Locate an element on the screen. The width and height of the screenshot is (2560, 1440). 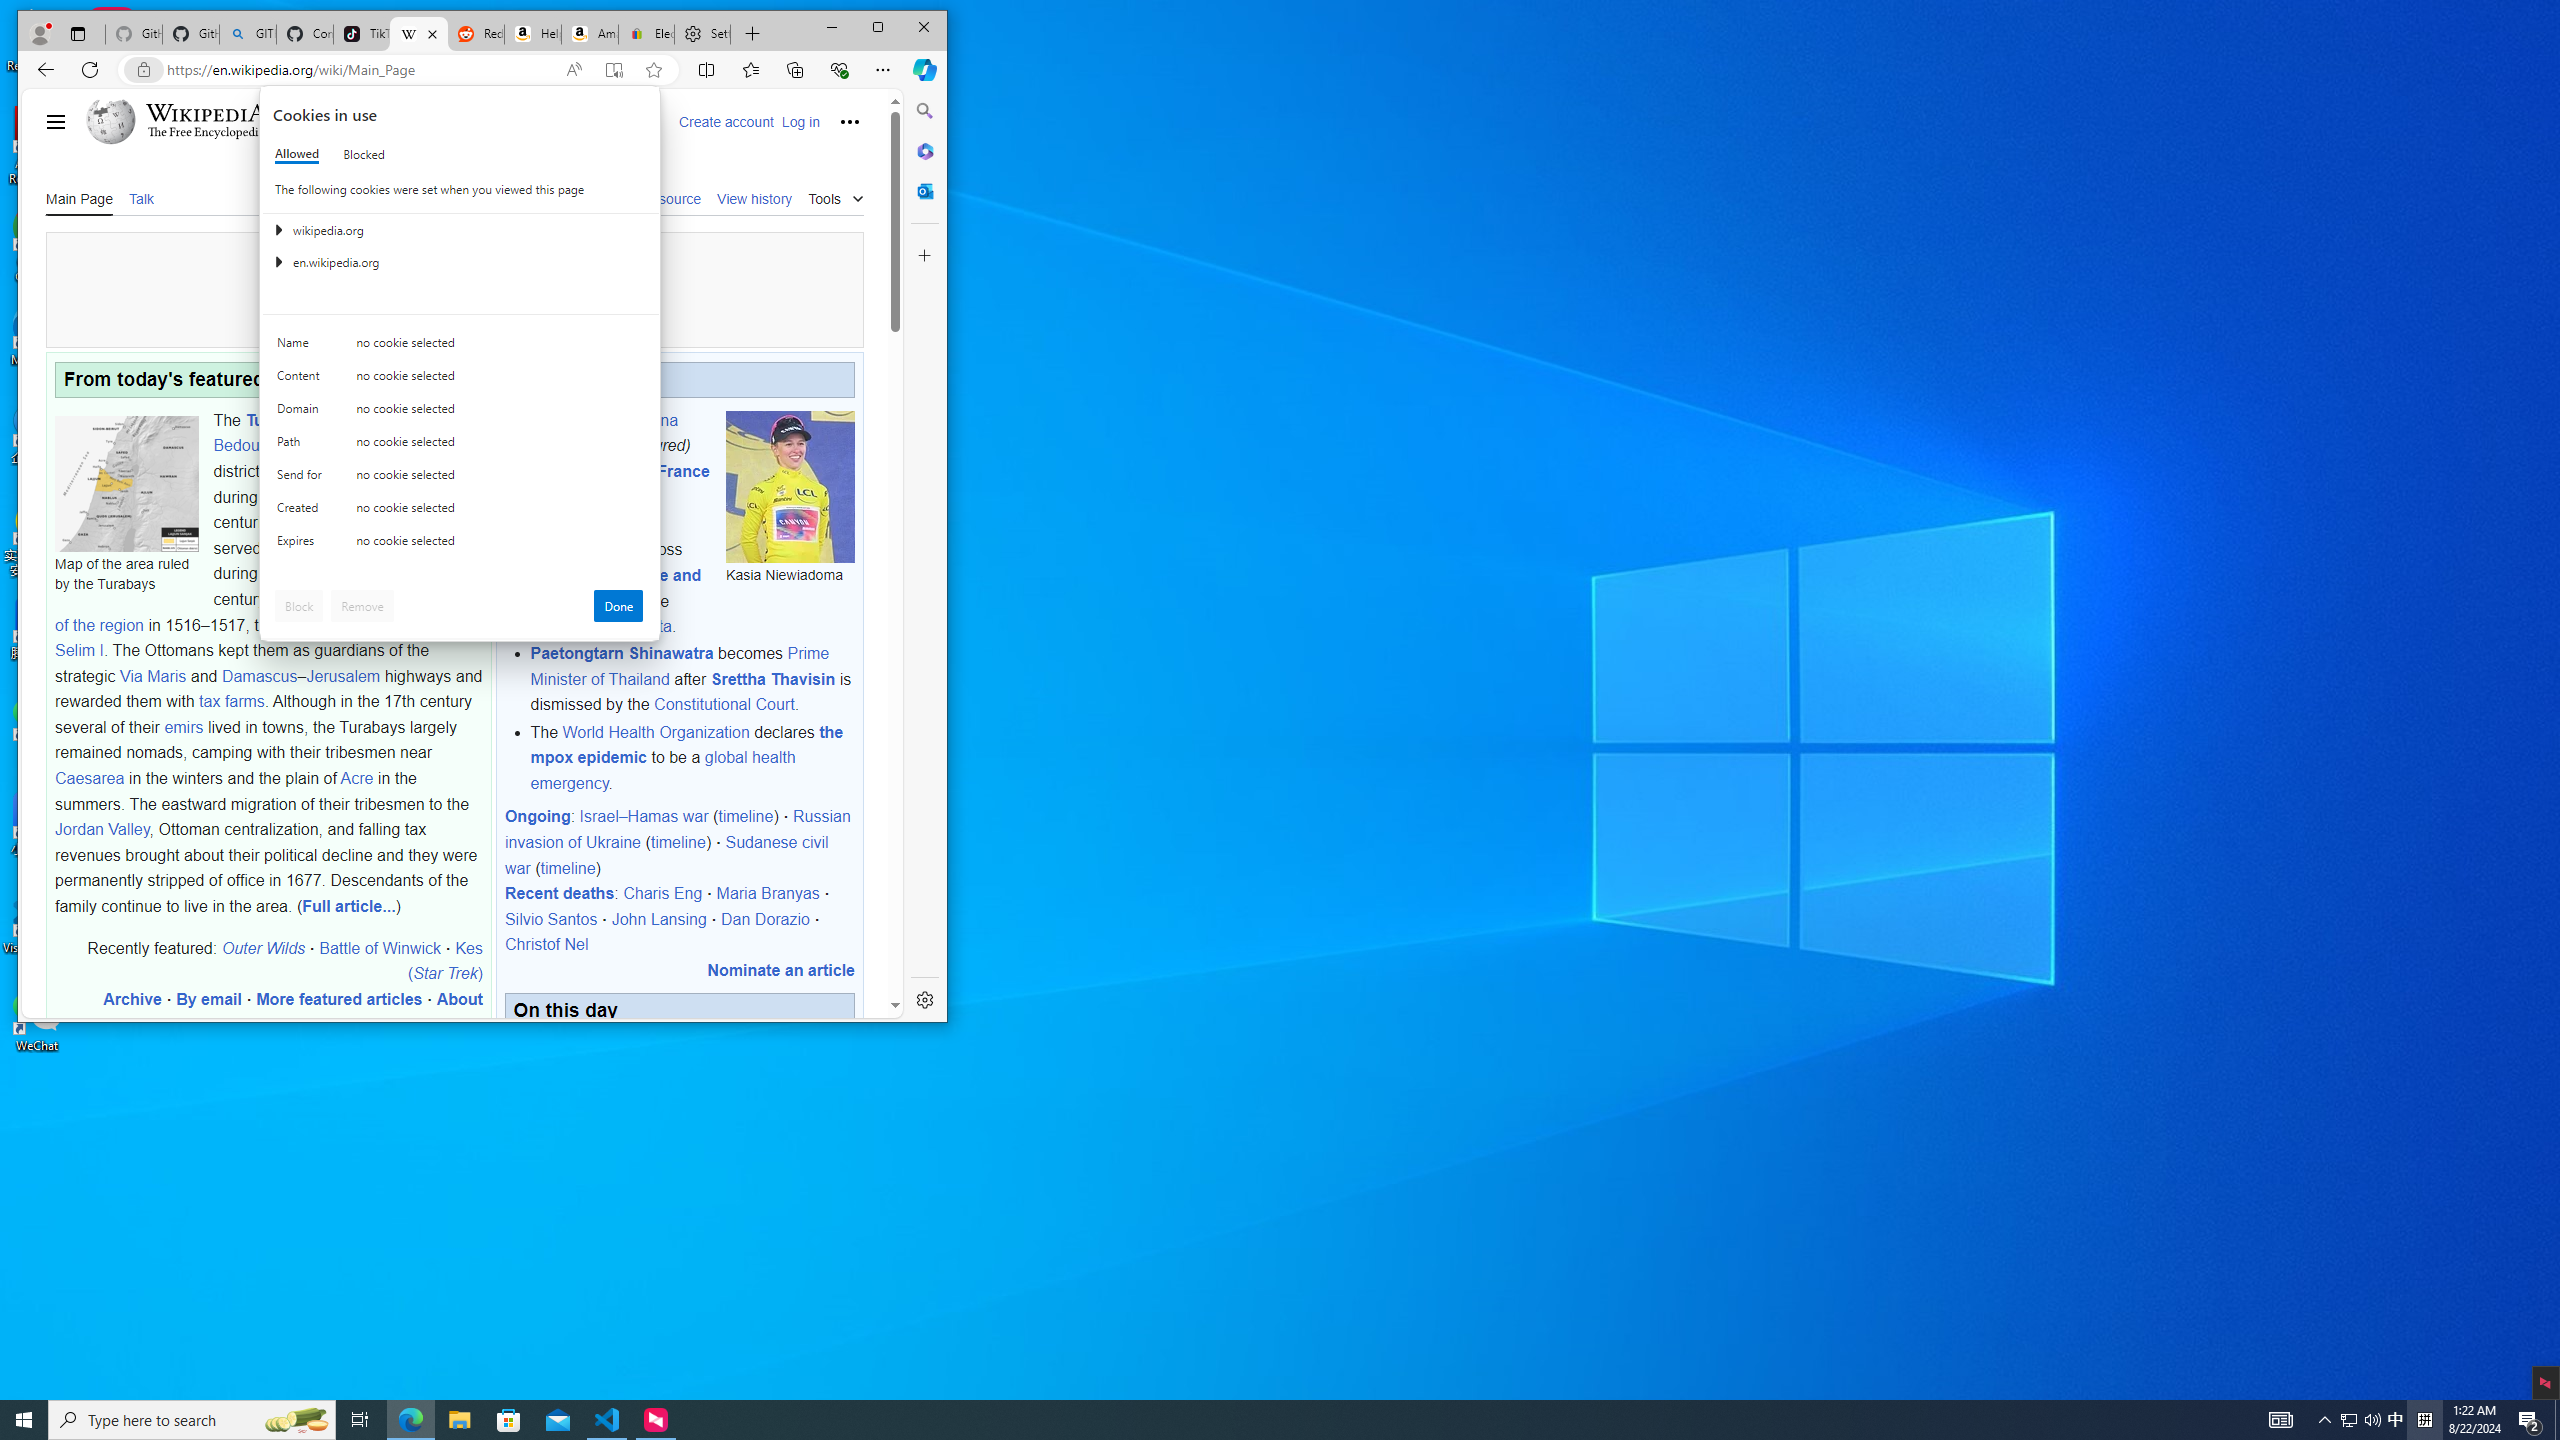
'Block' is located at coordinates (298, 605).